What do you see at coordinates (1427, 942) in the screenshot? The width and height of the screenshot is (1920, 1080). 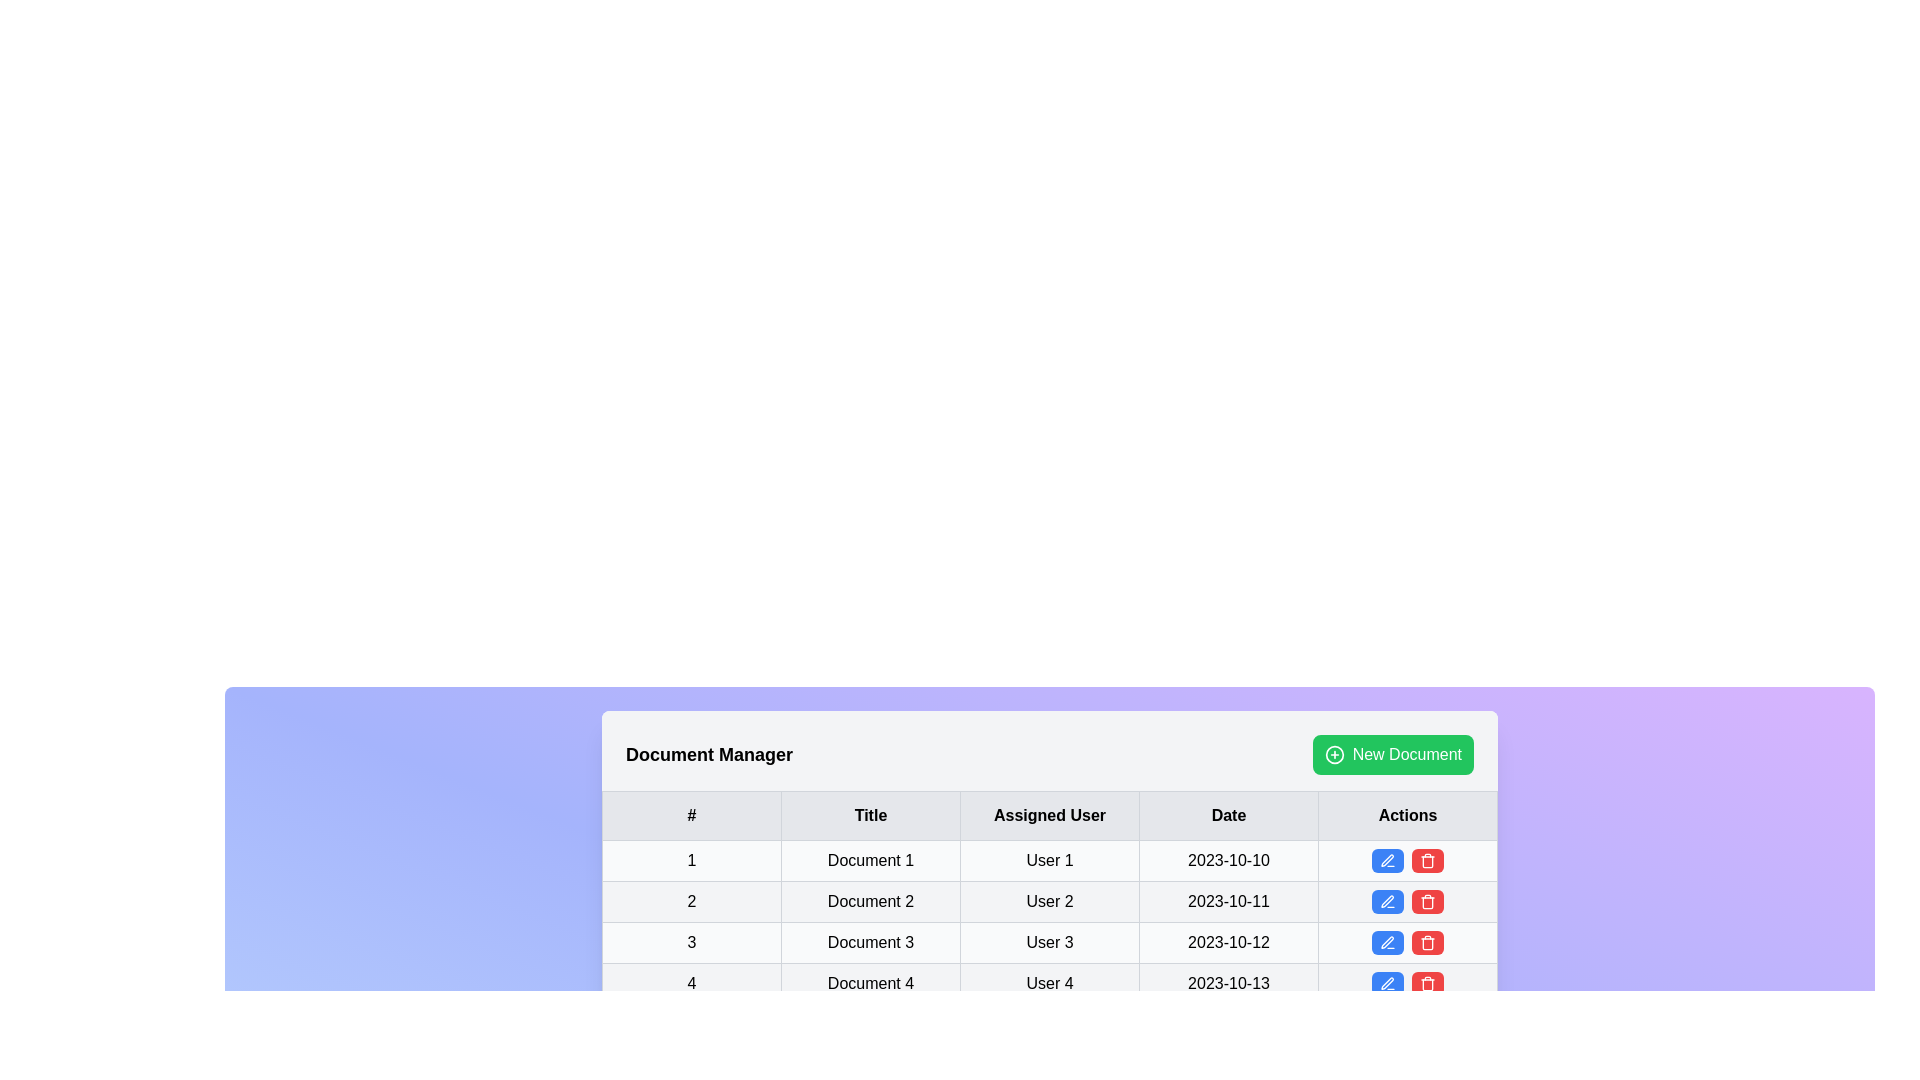 I see `the red button with rounded corners containing a trash can icon, located in the 'Actions' column for 'Document 3'` at bounding box center [1427, 942].